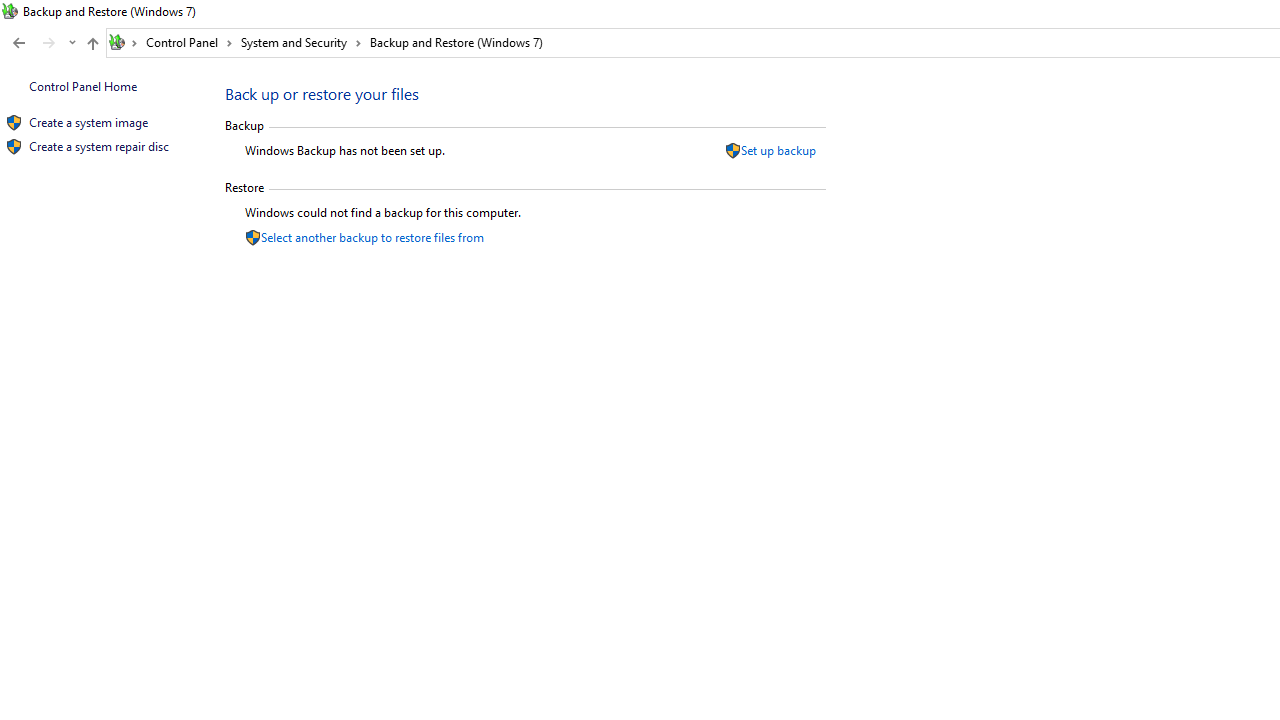  I want to click on 'System and Security', so click(300, 42).